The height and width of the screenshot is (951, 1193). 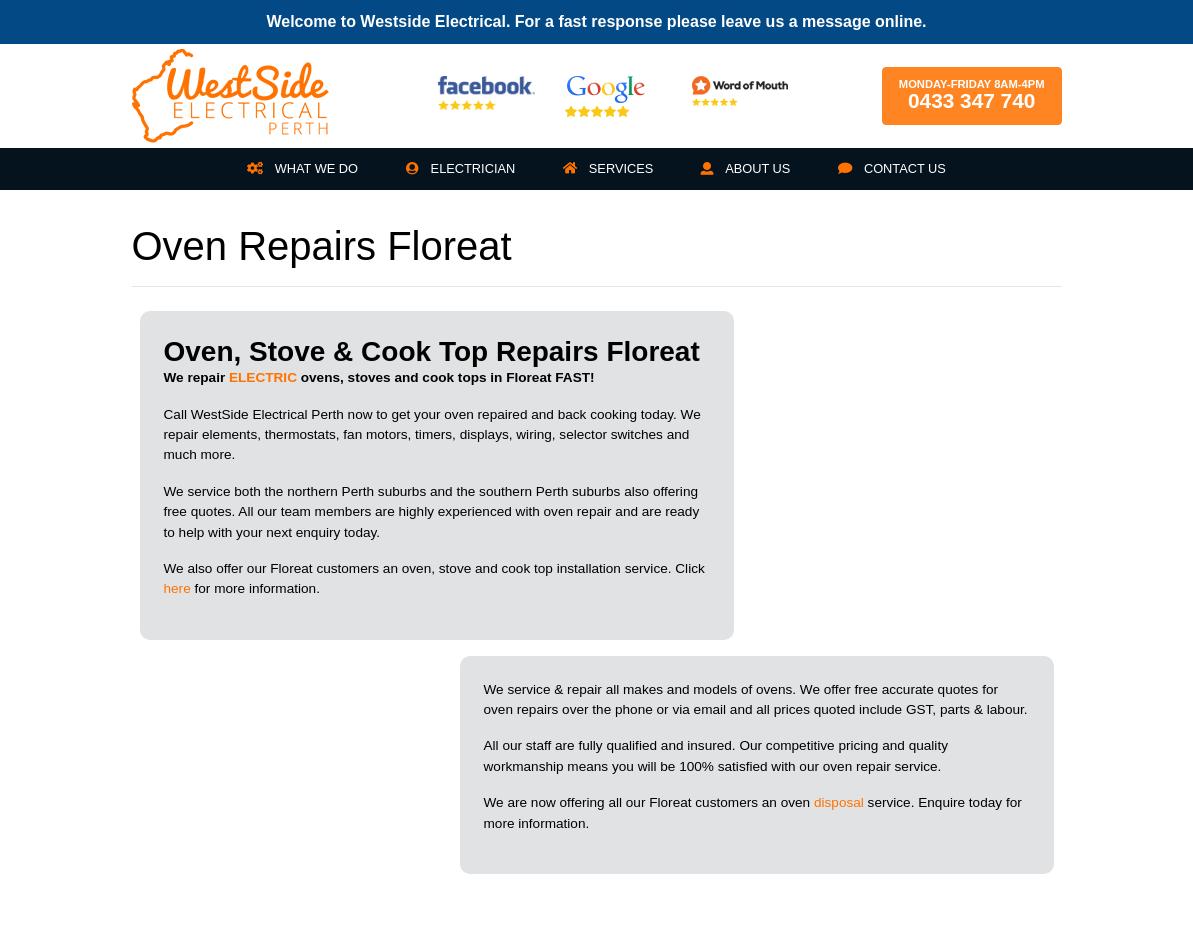 What do you see at coordinates (750, 811) in the screenshot?
I see `'service. Enquire today for more information.'` at bounding box center [750, 811].